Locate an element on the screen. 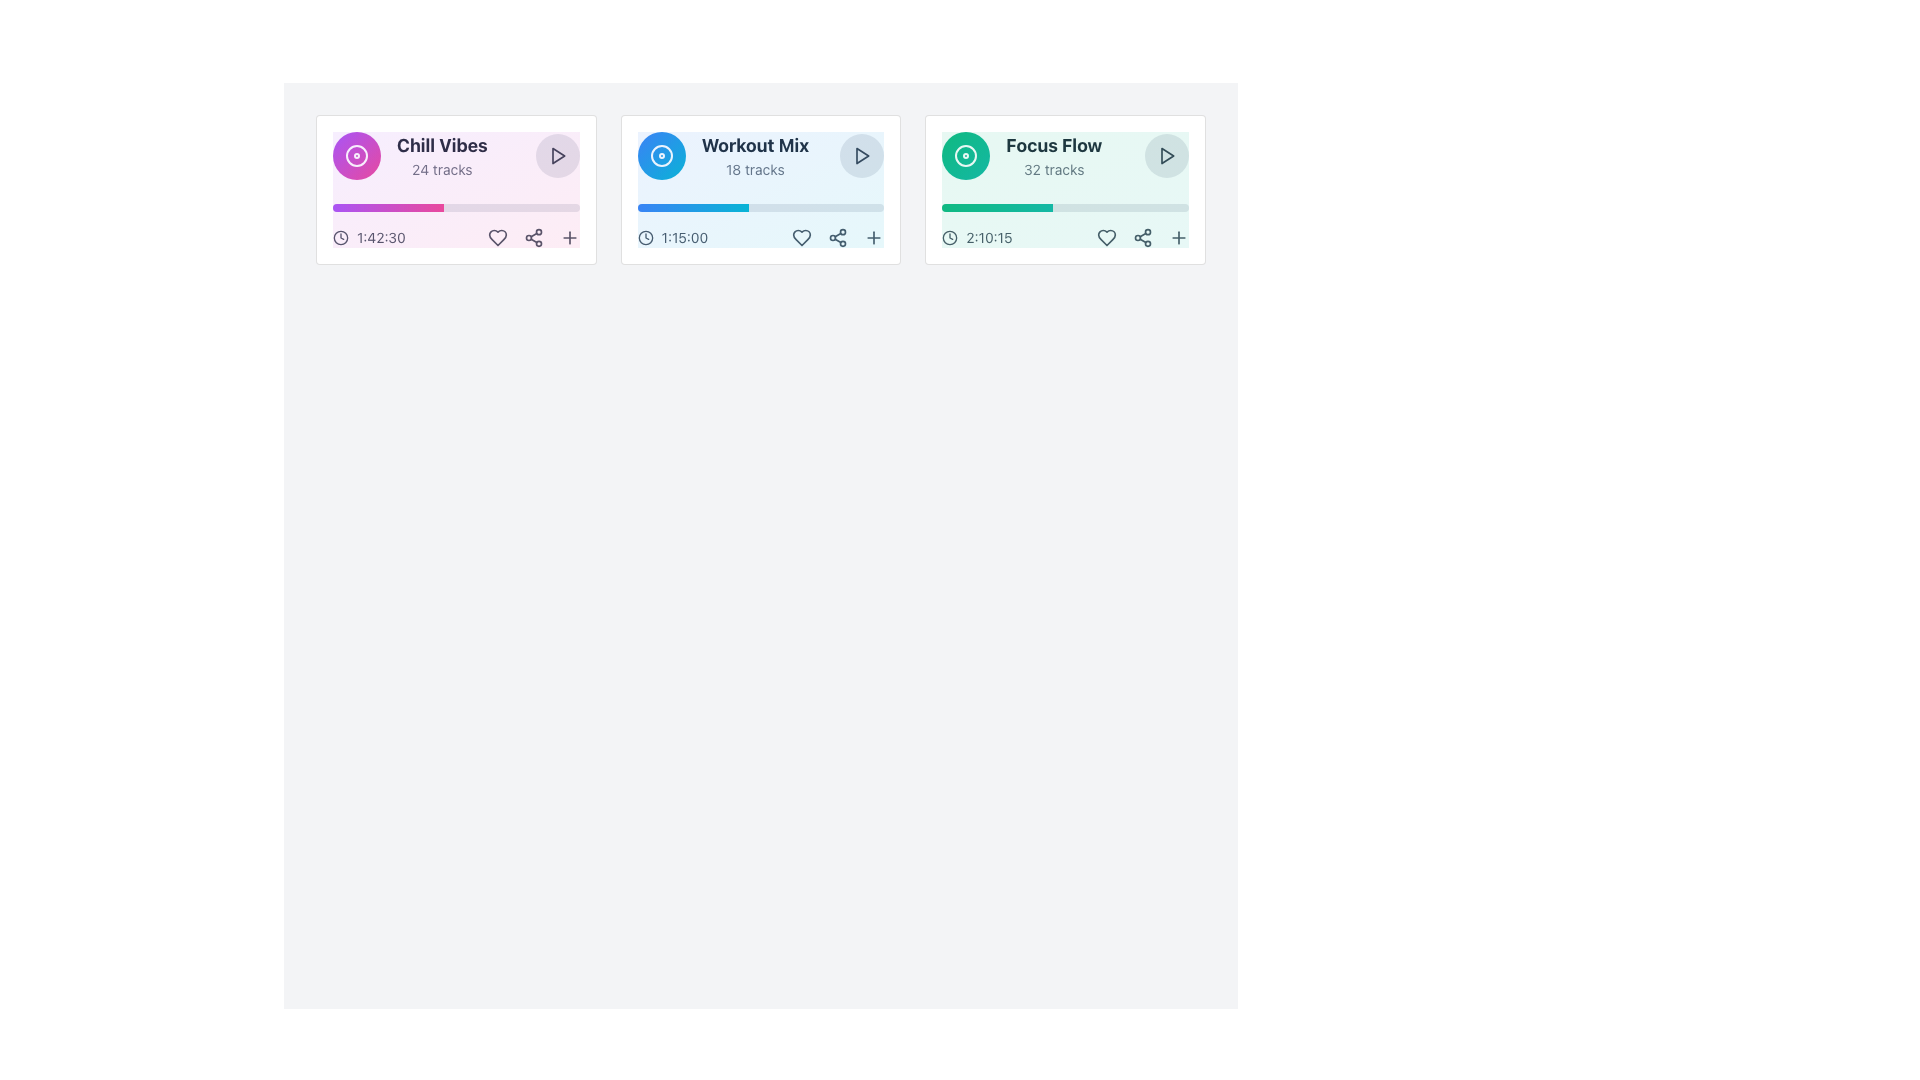 The width and height of the screenshot is (1920, 1080). the title of the 'Chill Vibes' playlist in the top-left region of its card, which serves as a descriptive title for the playlist and indicates the number of tracks included is located at coordinates (409, 154).